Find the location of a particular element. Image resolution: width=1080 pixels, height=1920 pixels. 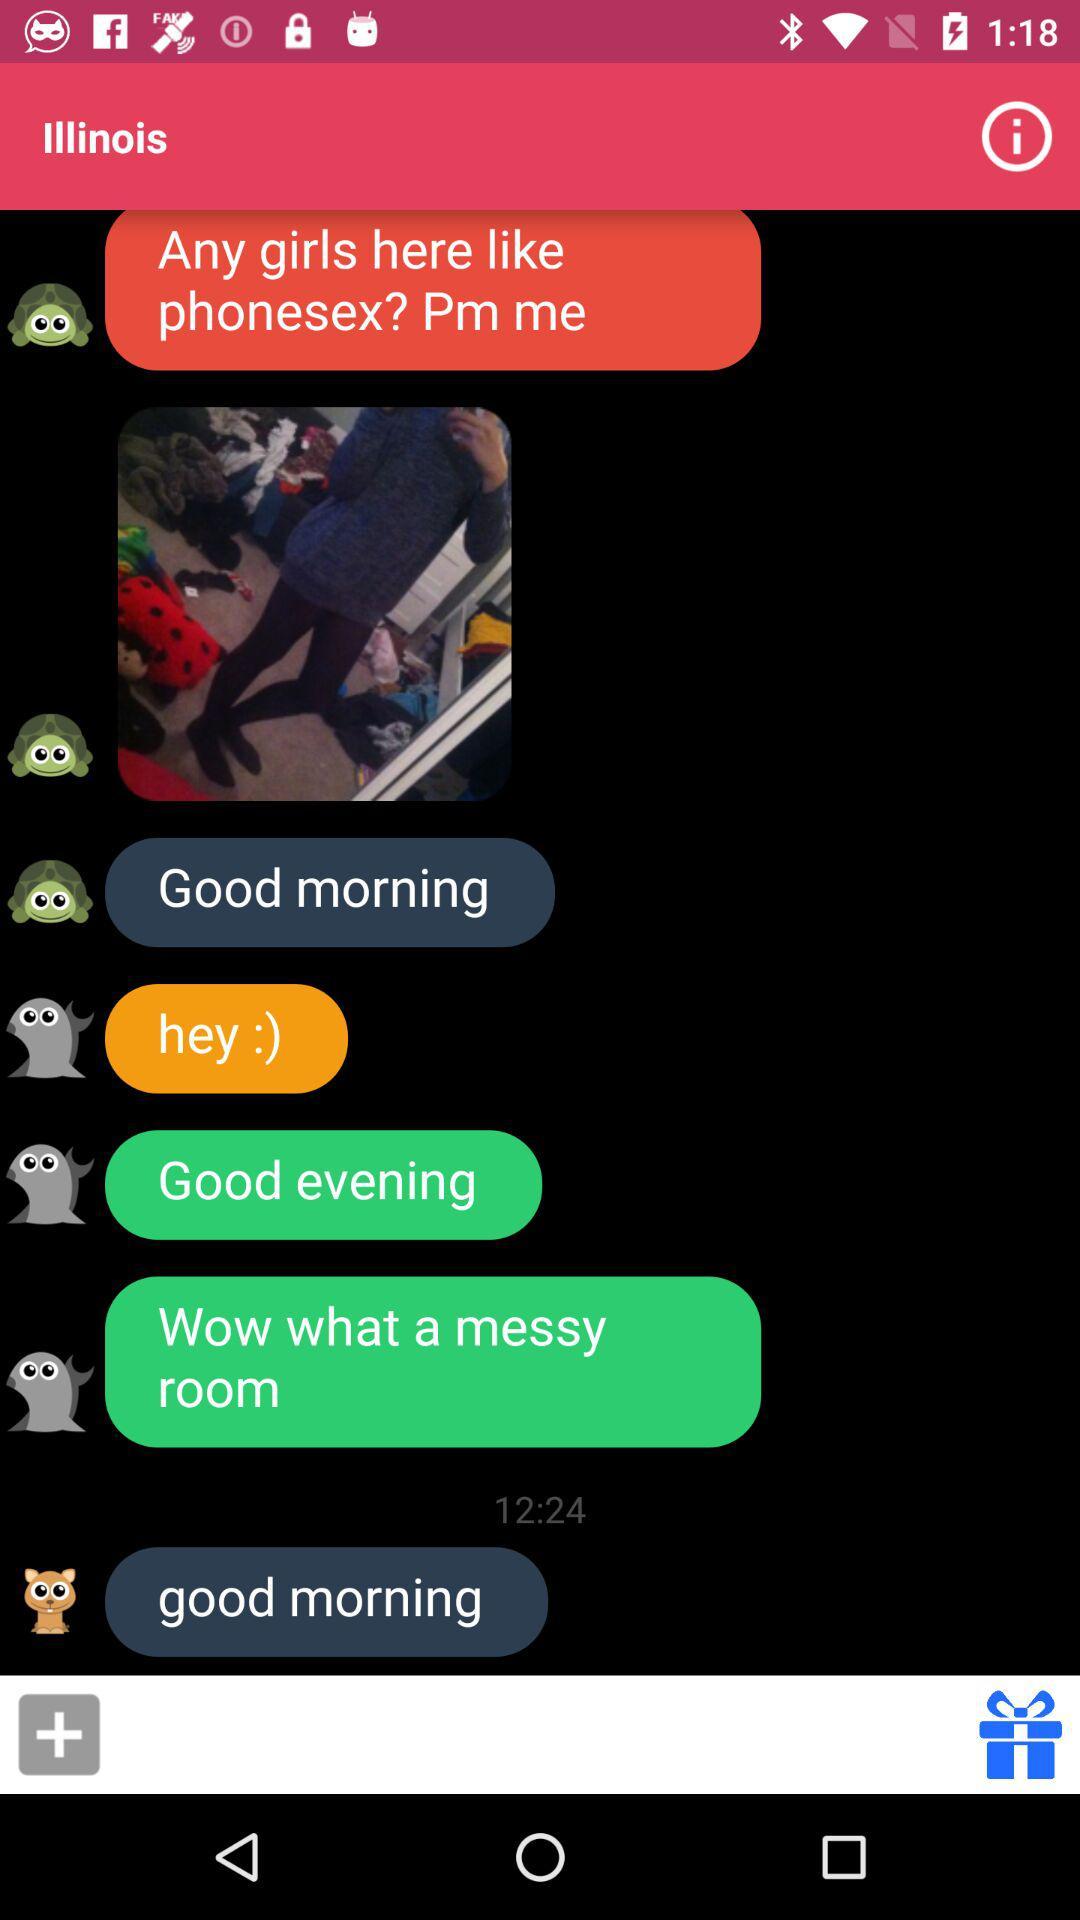

send gift is located at coordinates (1020, 1733).